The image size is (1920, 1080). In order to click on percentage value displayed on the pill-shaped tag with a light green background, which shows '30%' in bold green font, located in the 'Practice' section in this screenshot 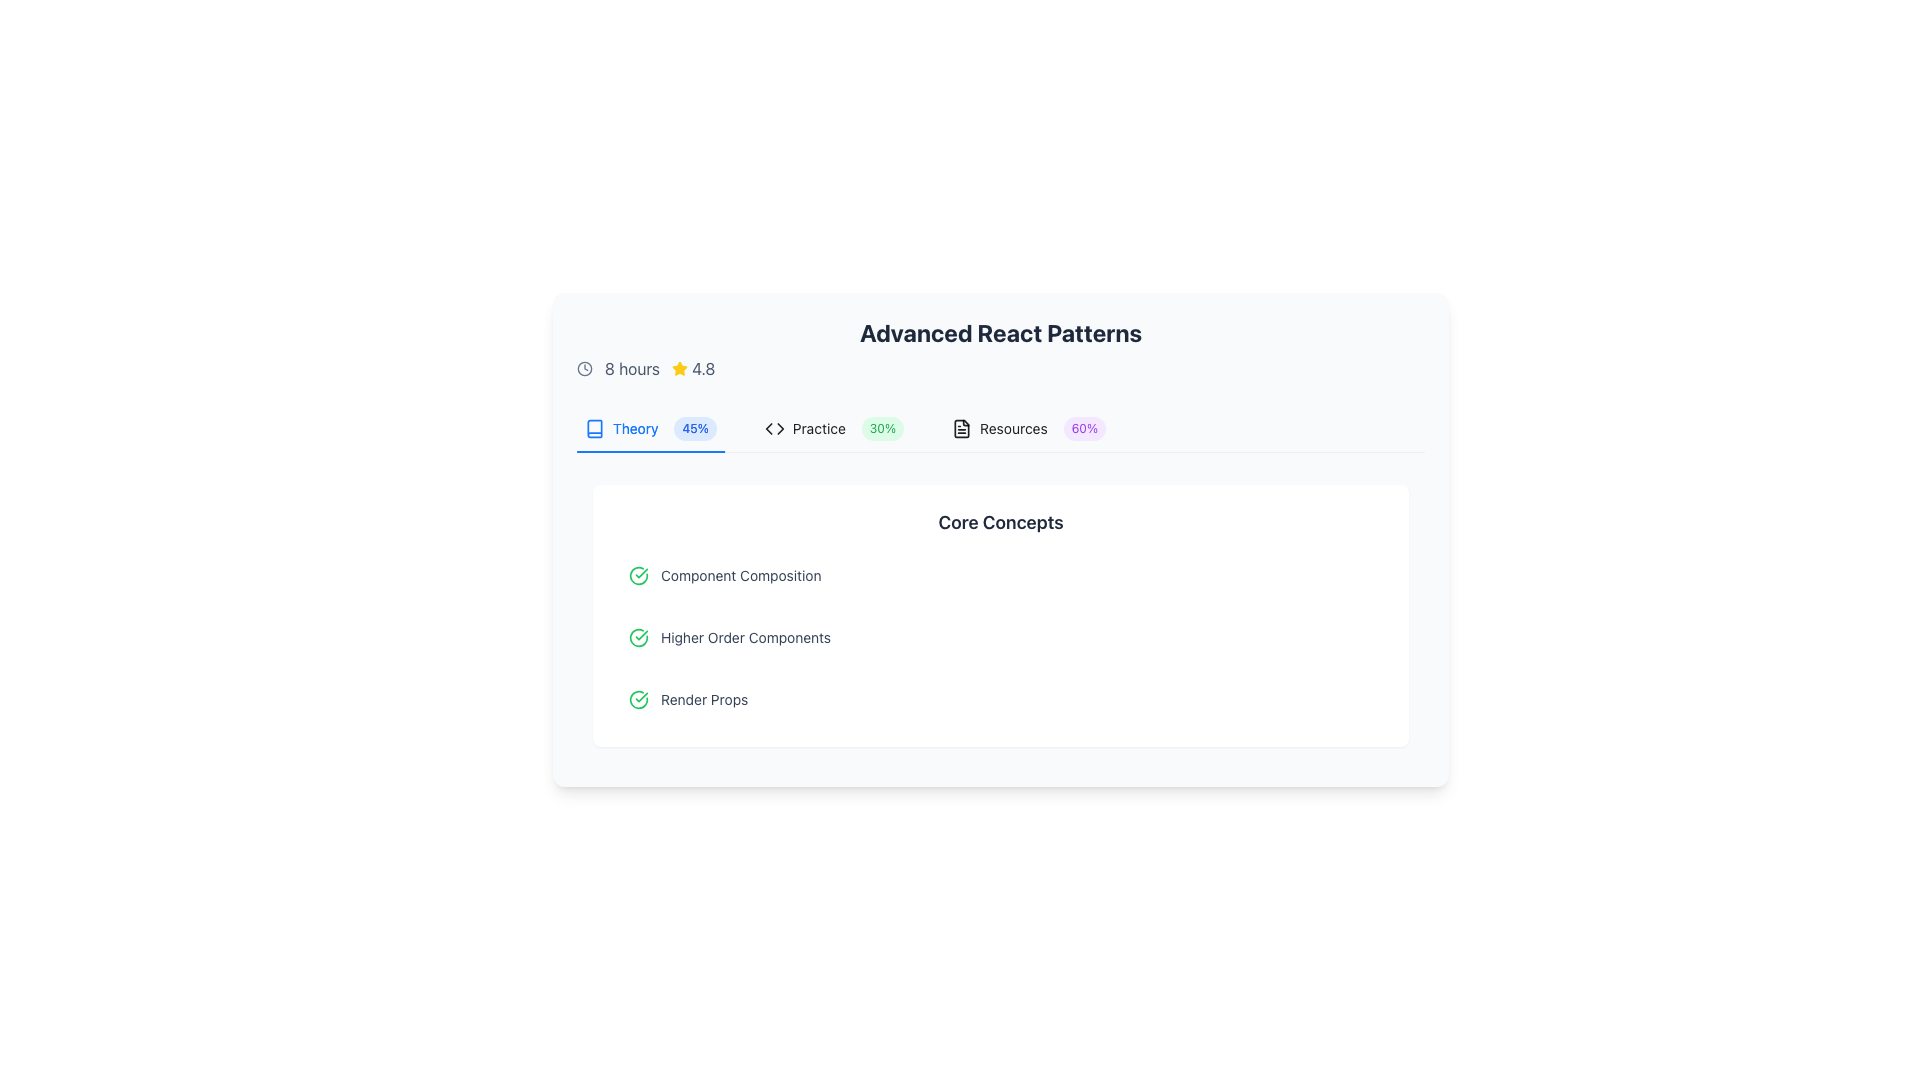, I will do `click(882, 427)`.